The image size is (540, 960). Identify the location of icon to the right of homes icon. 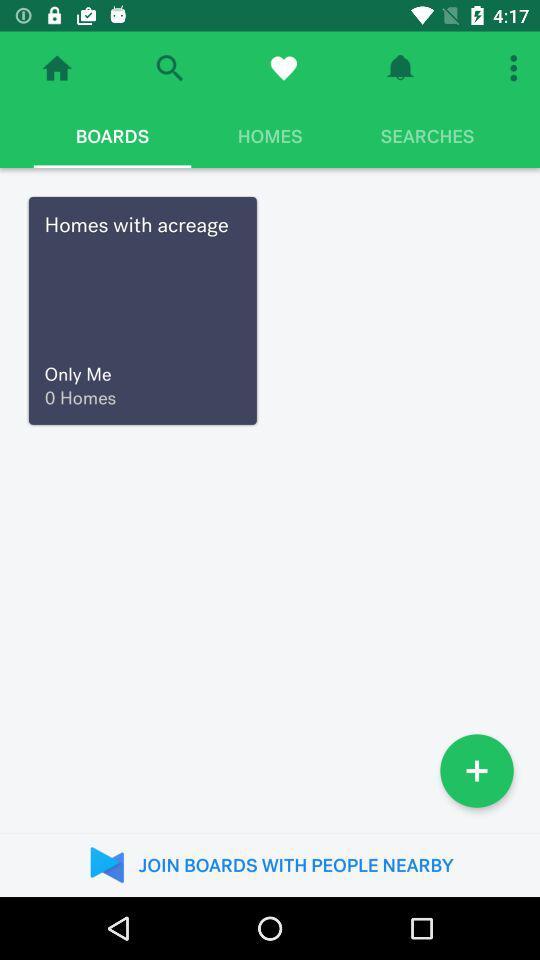
(426, 135).